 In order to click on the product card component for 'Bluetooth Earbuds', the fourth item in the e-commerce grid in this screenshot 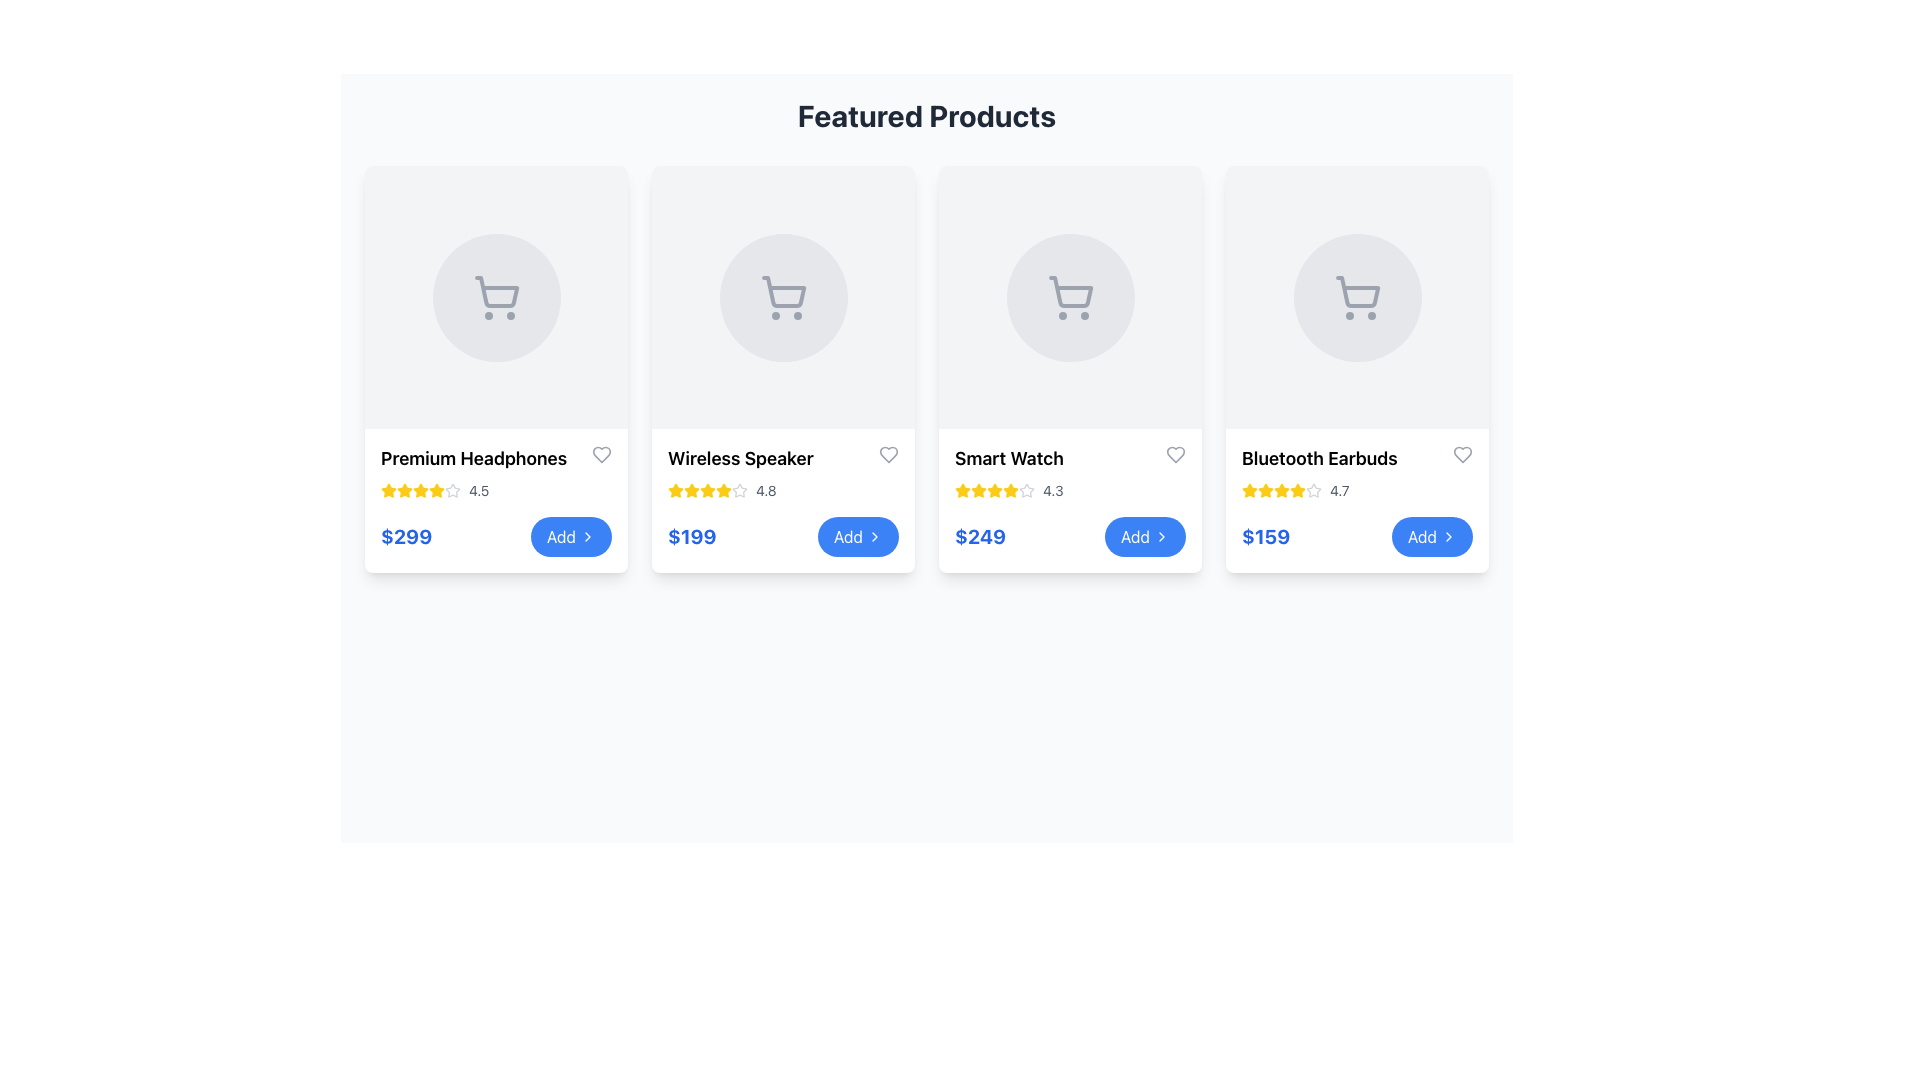, I will do `click(1357, 369)`.